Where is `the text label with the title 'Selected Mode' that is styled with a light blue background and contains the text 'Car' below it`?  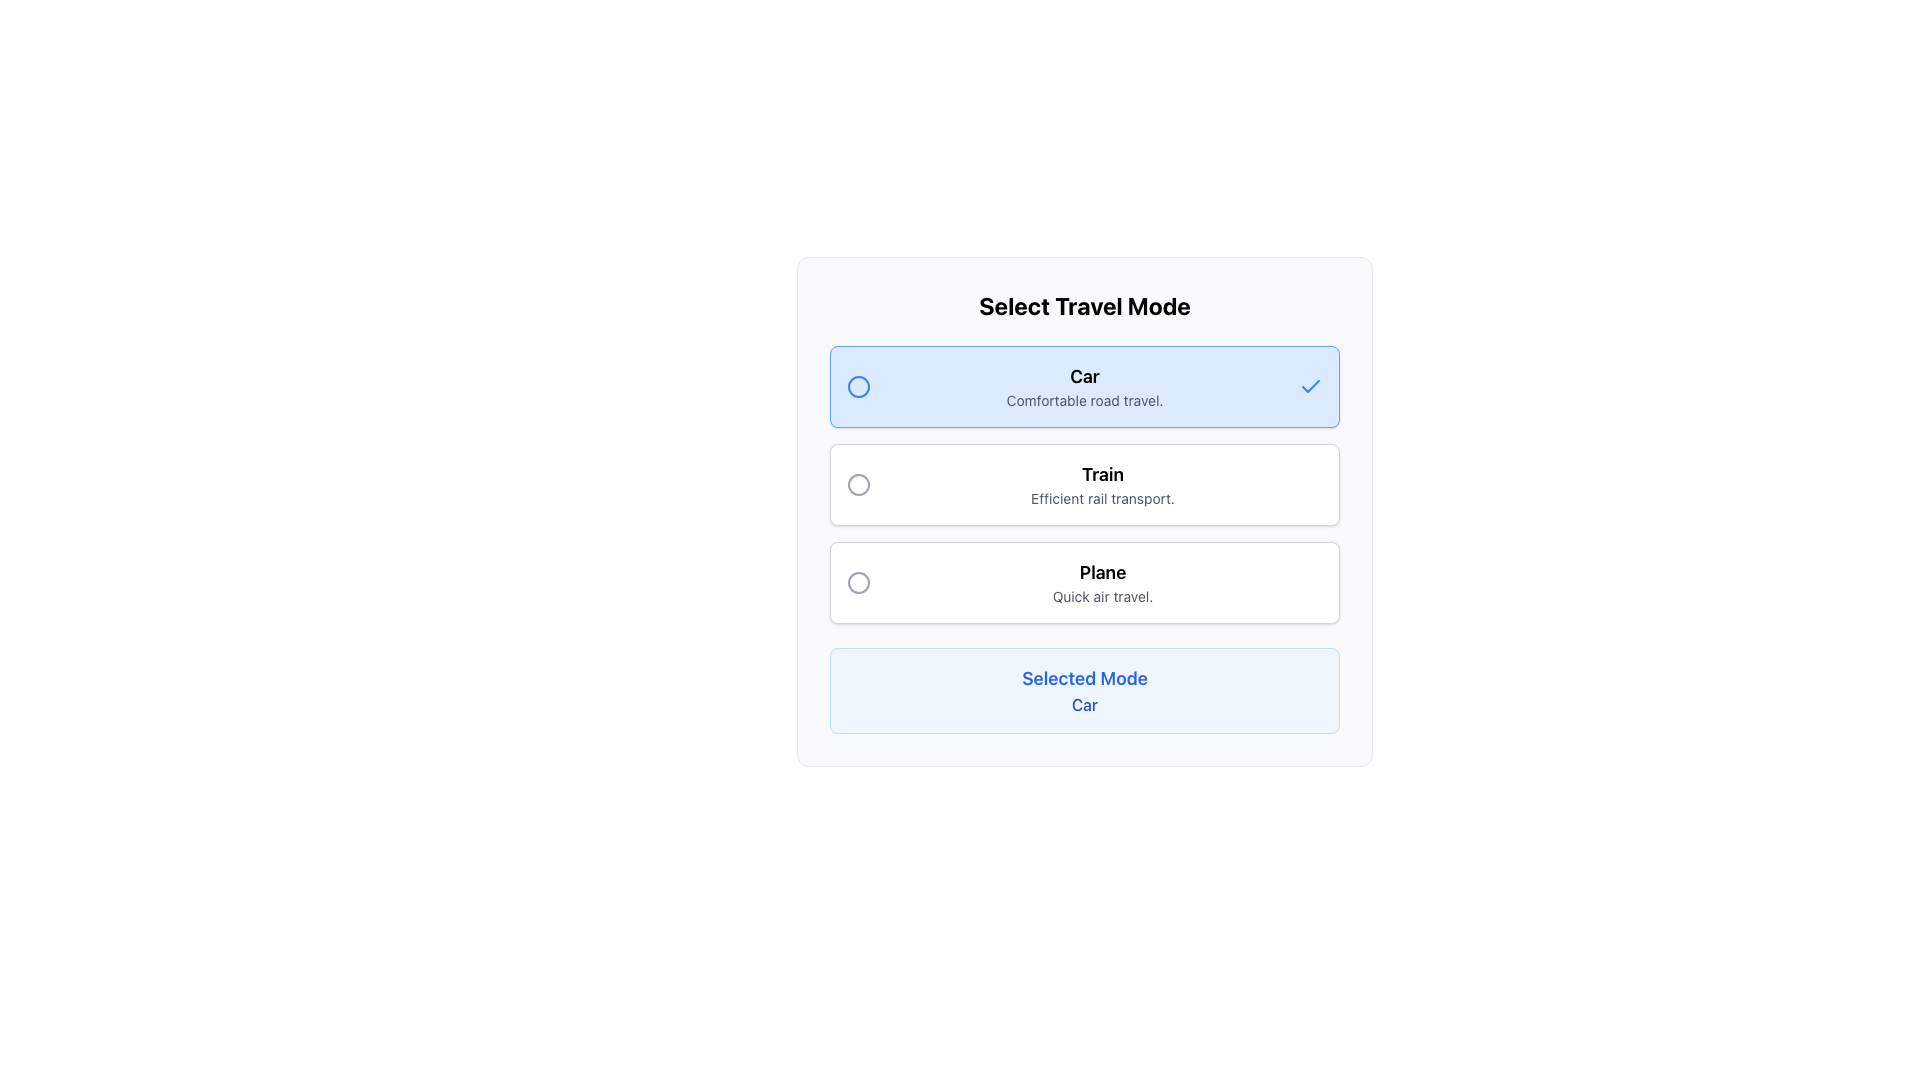
the text label with the title 'Selected Mode' that is styled with a light blue background and contains the text 'Car' below it is located at coordinates (1083, 689).